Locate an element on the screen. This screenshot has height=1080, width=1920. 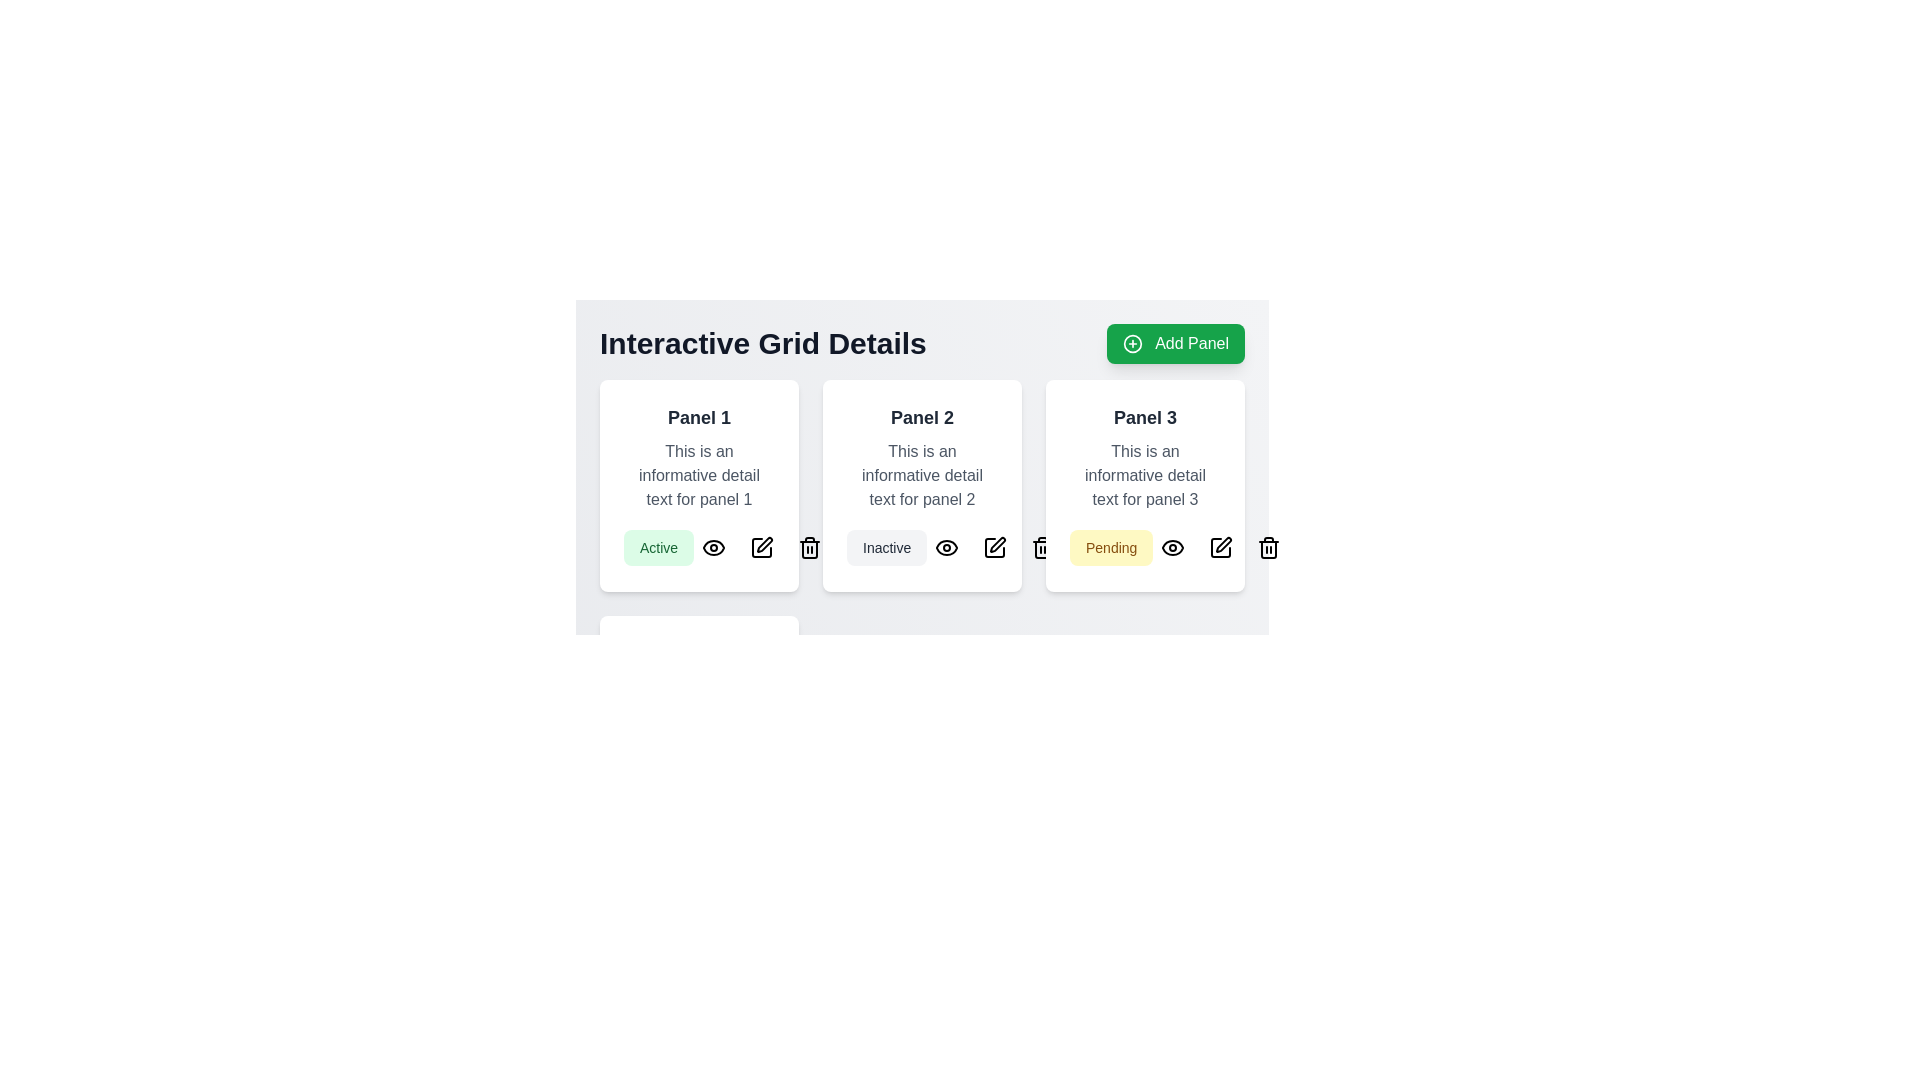
the heading text 'Panel 1' which serves as a title for the first card in the interactive grid layout is located at coordinates (699, 416).